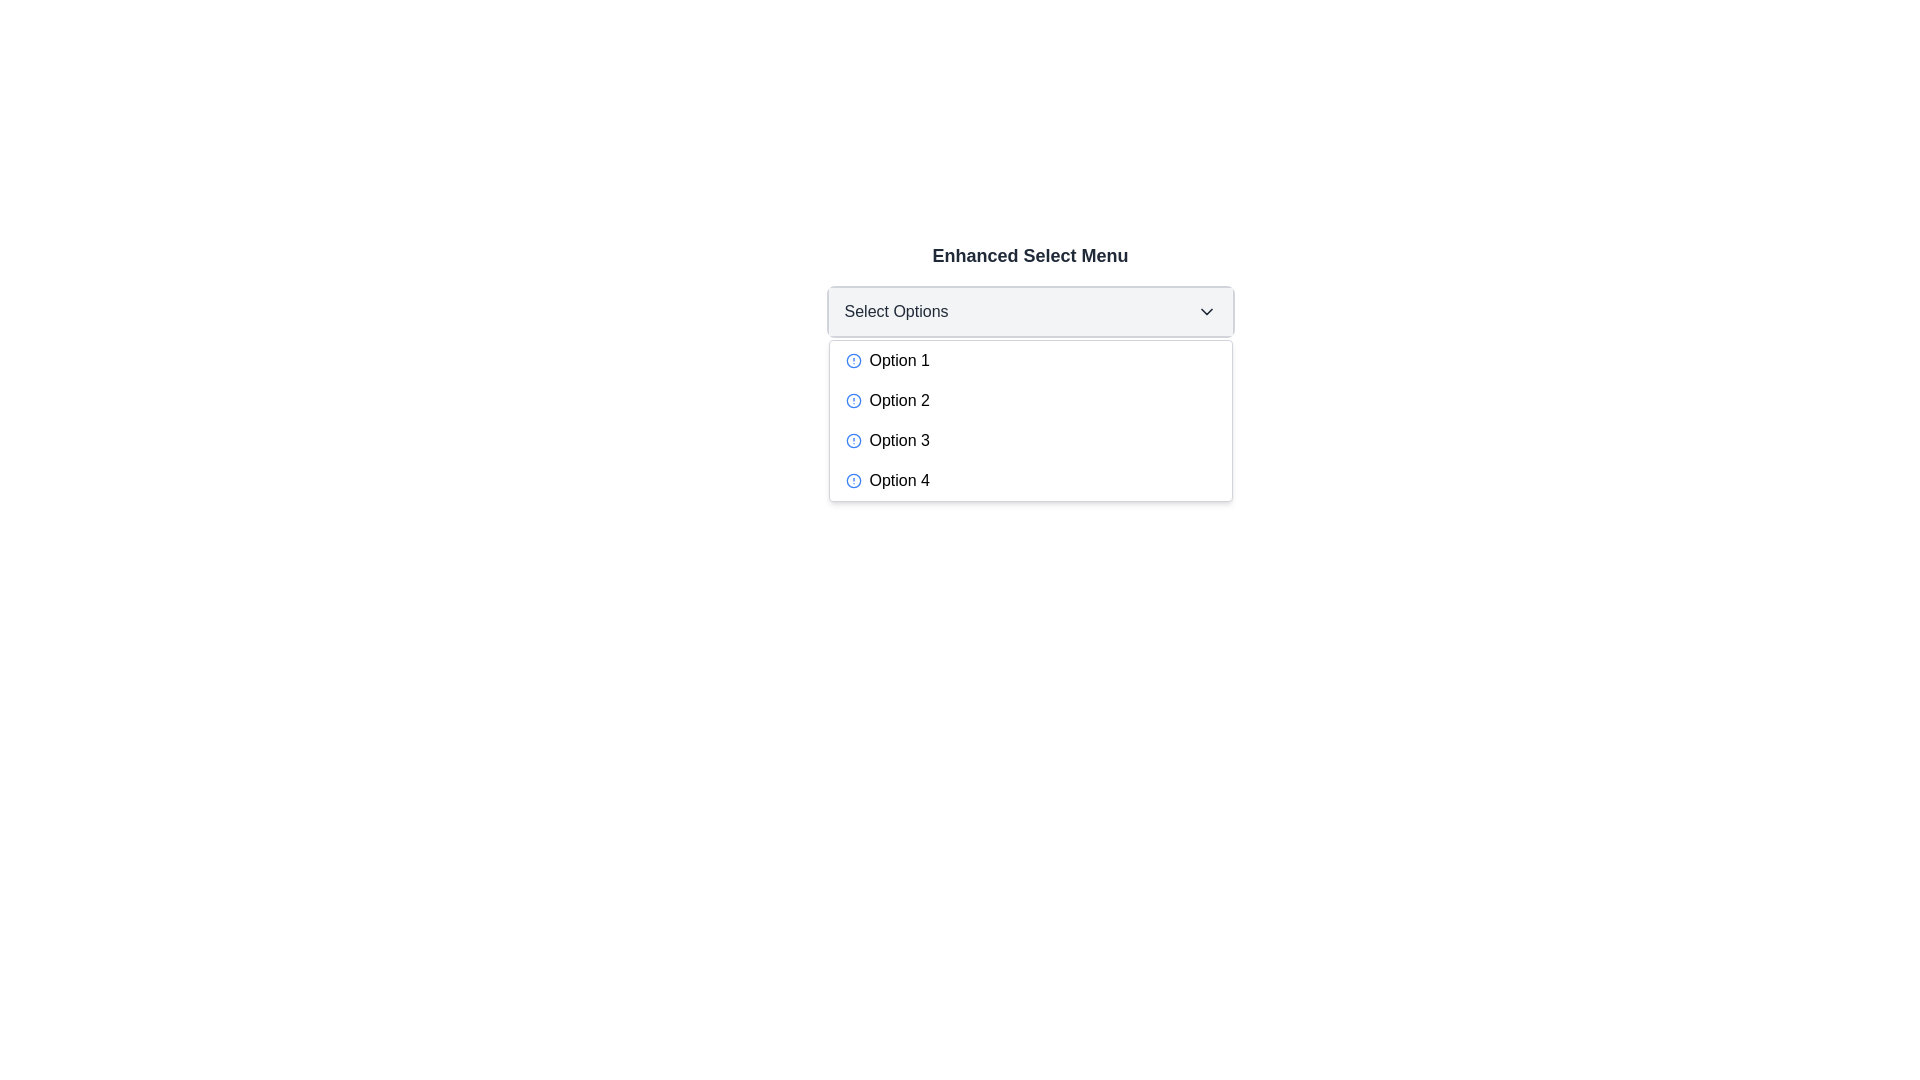  What do you see at coordinates (1030, 361) in the screenshot?
I see `the 'Option 1' in the dropdown menu` at bounding box center [1030, 361].